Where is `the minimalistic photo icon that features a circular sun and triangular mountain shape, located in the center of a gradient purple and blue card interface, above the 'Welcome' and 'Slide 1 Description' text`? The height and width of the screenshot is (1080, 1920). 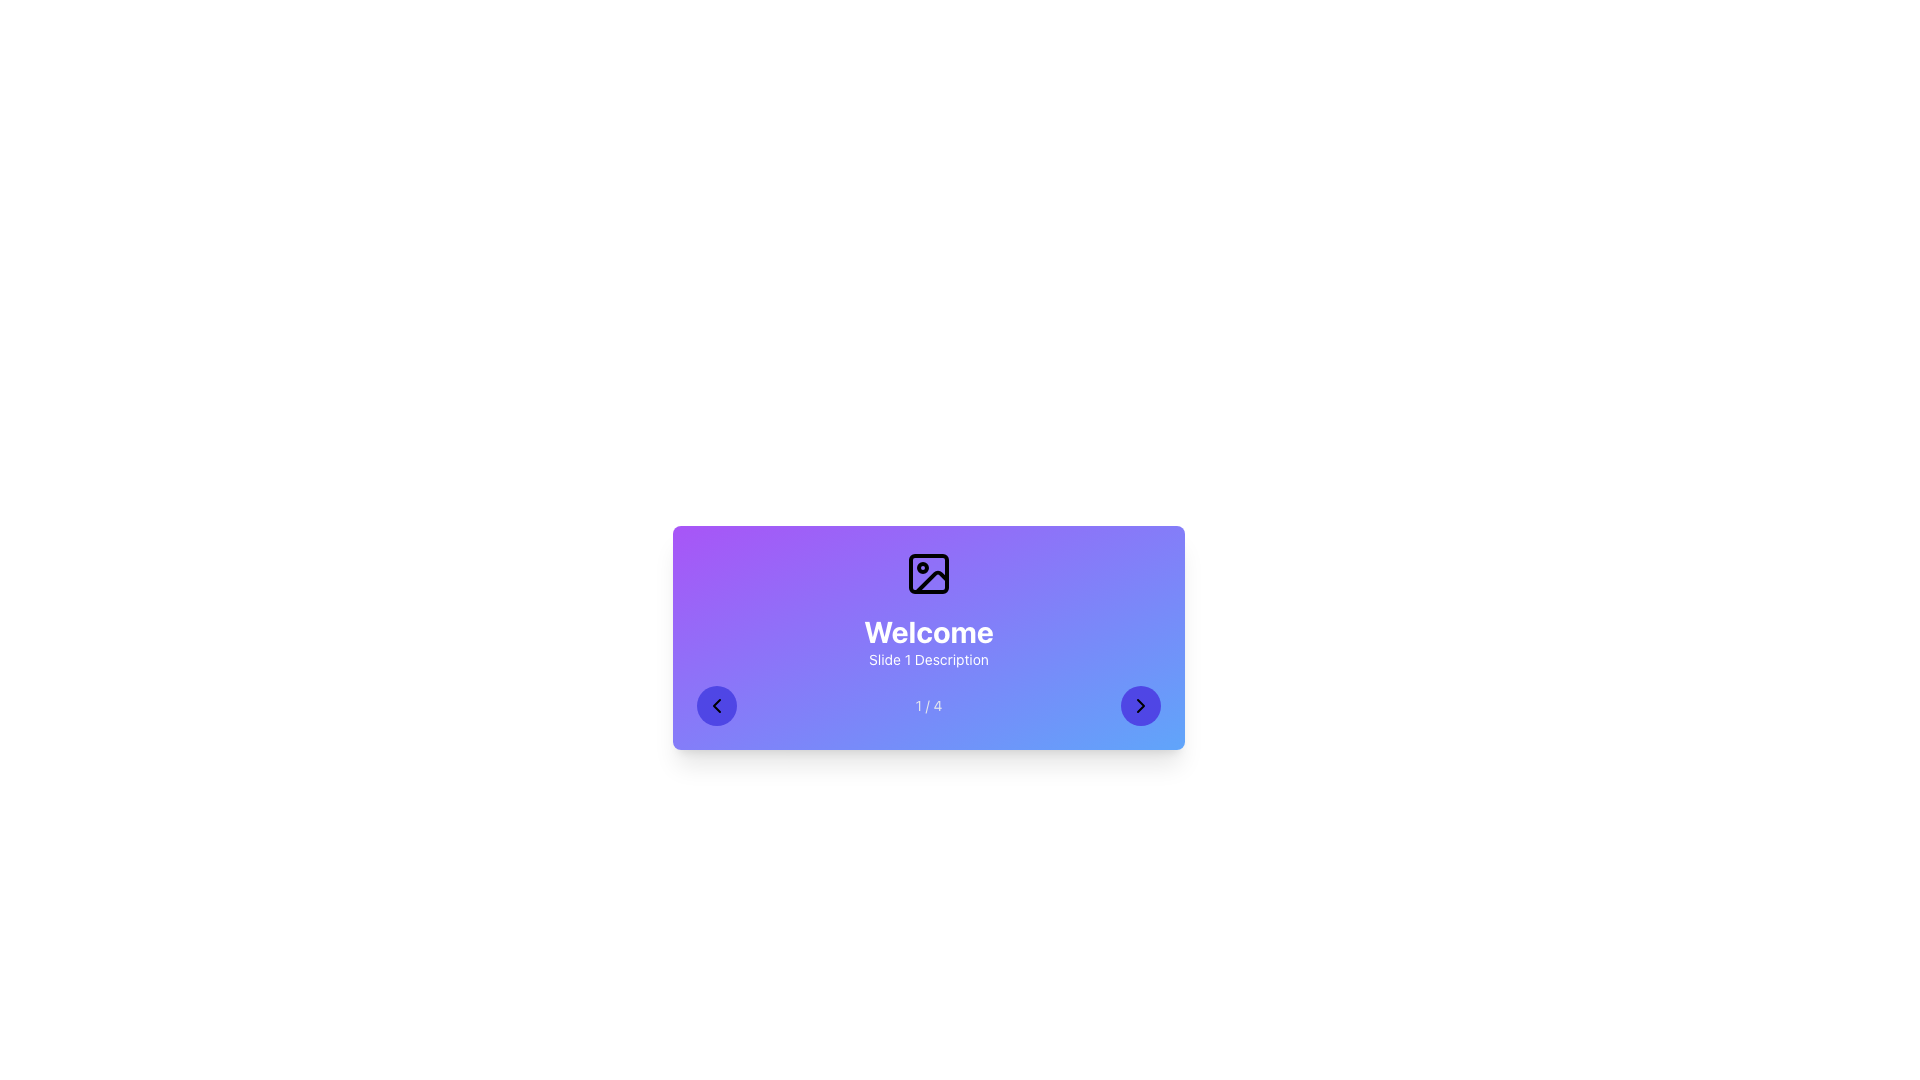 the minimalistic photo icon that features a circular sun and triangular mountain shape, located in the center of a gradient purple and blue card interface, above the 'Welcome' and 'Slide 1 Description' text is located at coordinates (928, 574).